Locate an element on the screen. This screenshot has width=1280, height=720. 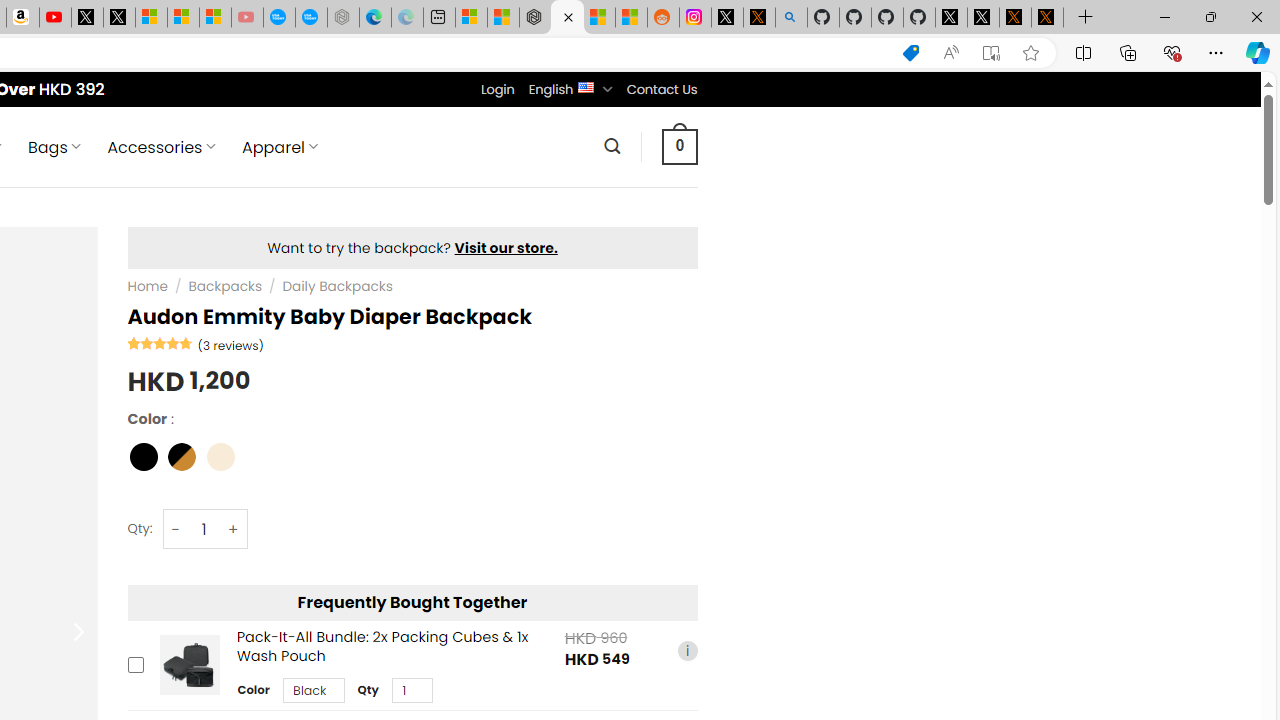
'GitHub (@github) / X' is located at coordinates (983, 17).